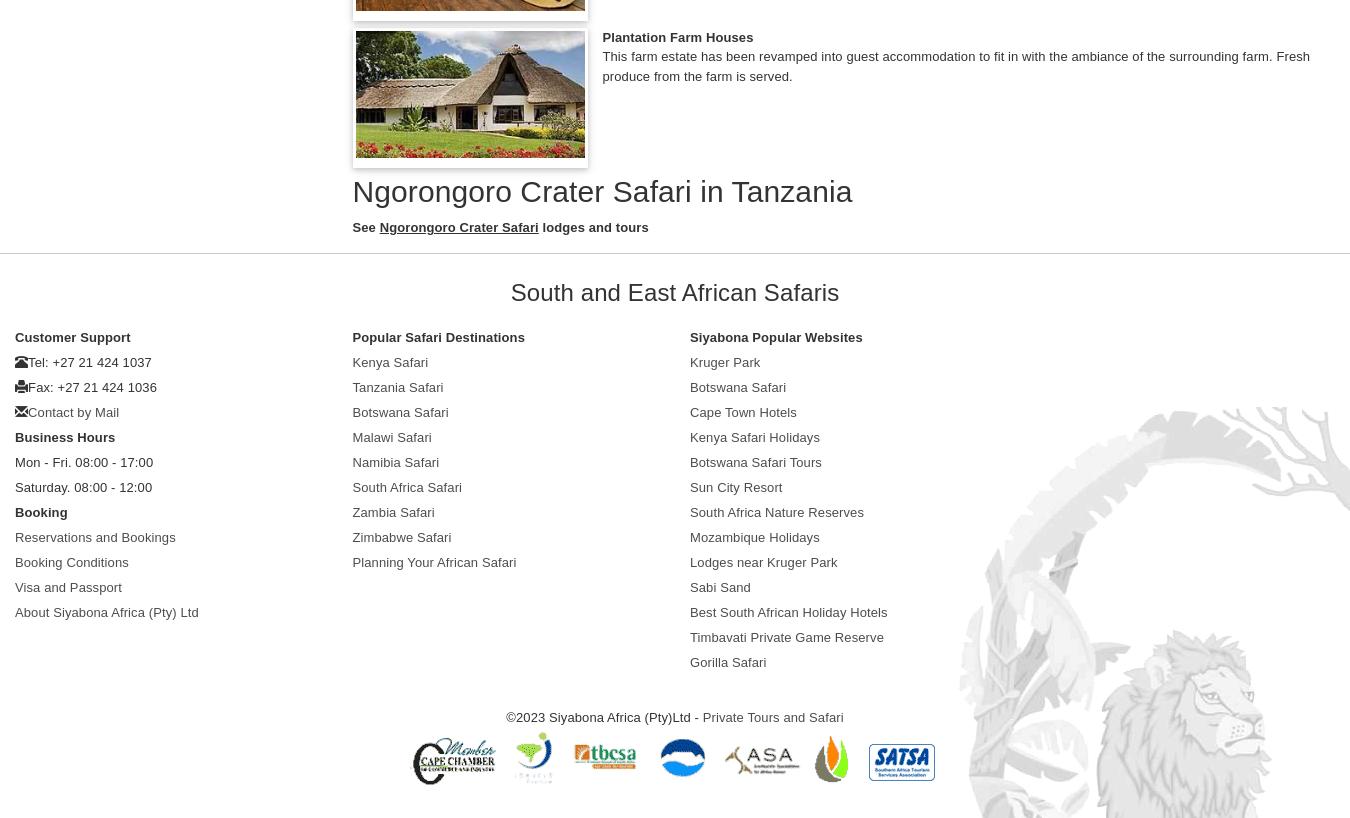  Describe the element at coordinates (735, 487) in the screenshot. I see `'Sun City Resort'` at that location.